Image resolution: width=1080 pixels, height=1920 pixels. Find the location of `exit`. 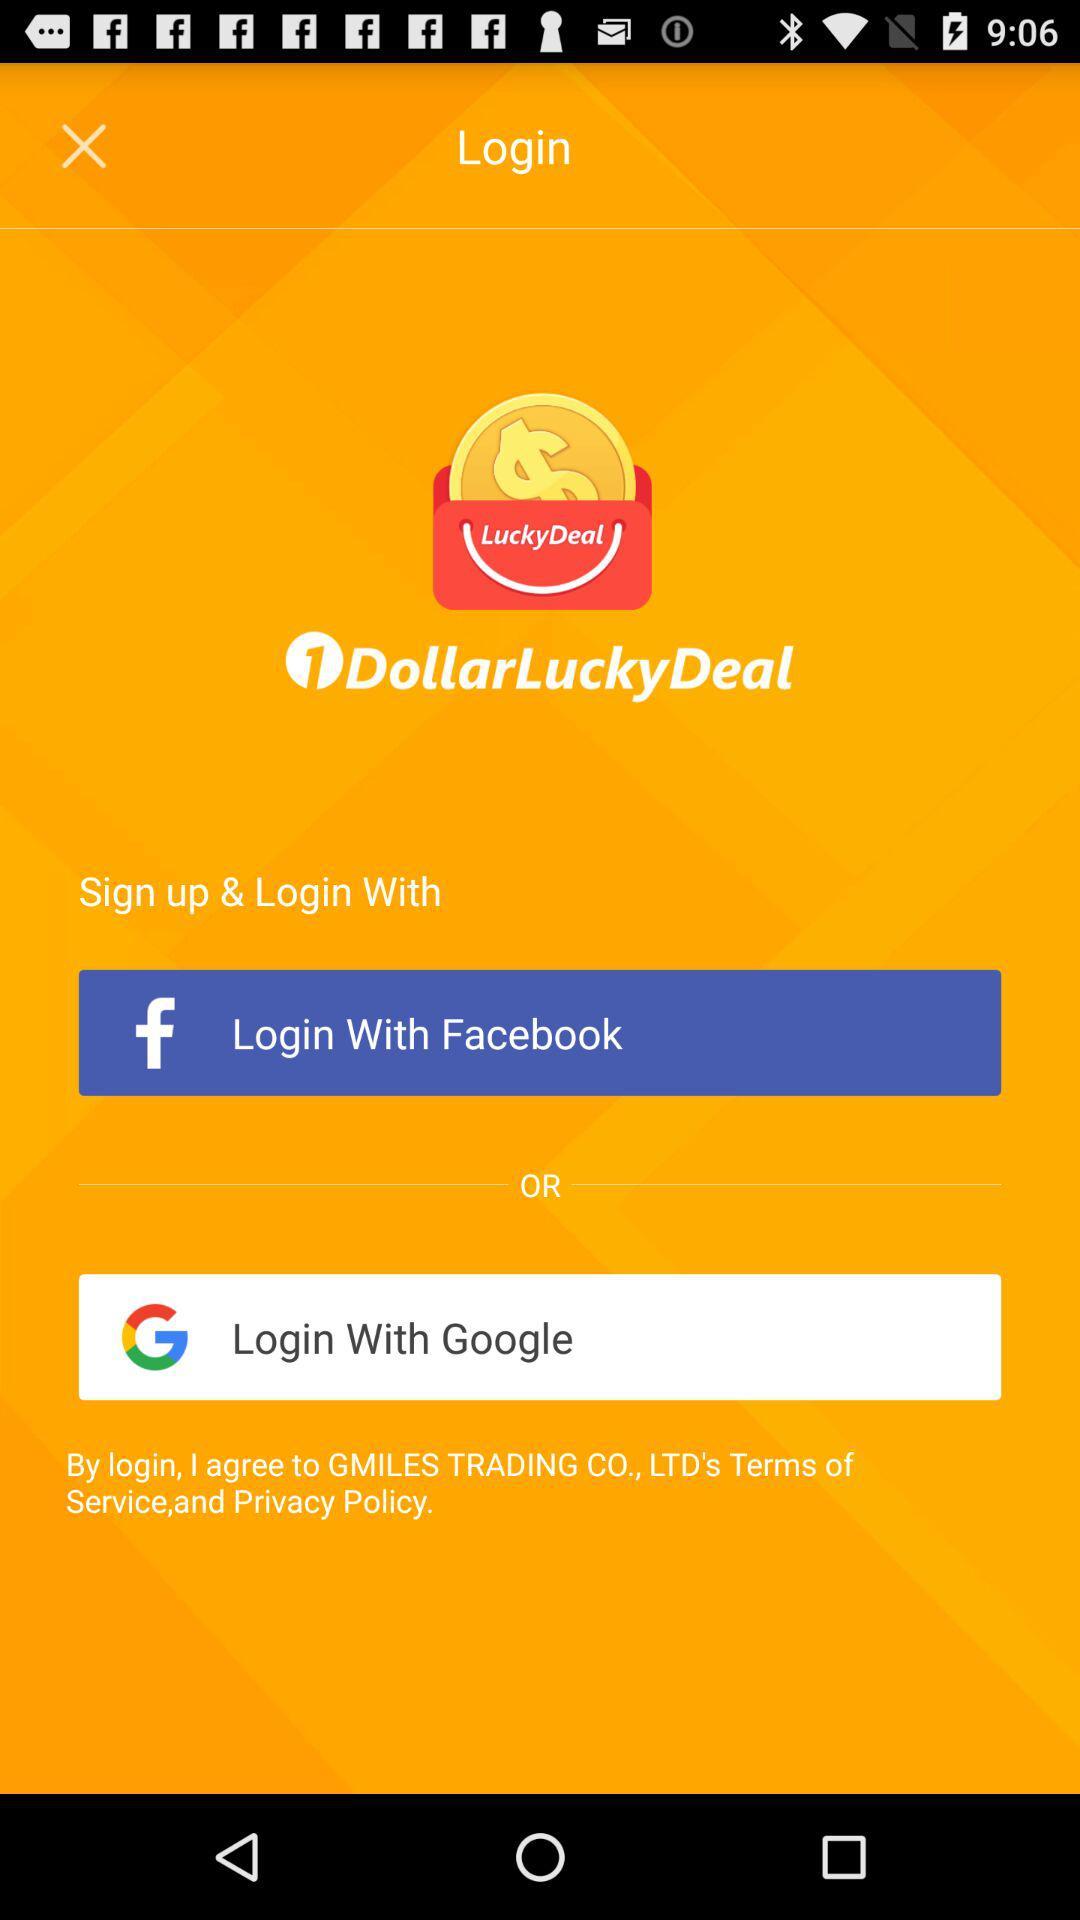

exit is located at coordinates (85, 144).